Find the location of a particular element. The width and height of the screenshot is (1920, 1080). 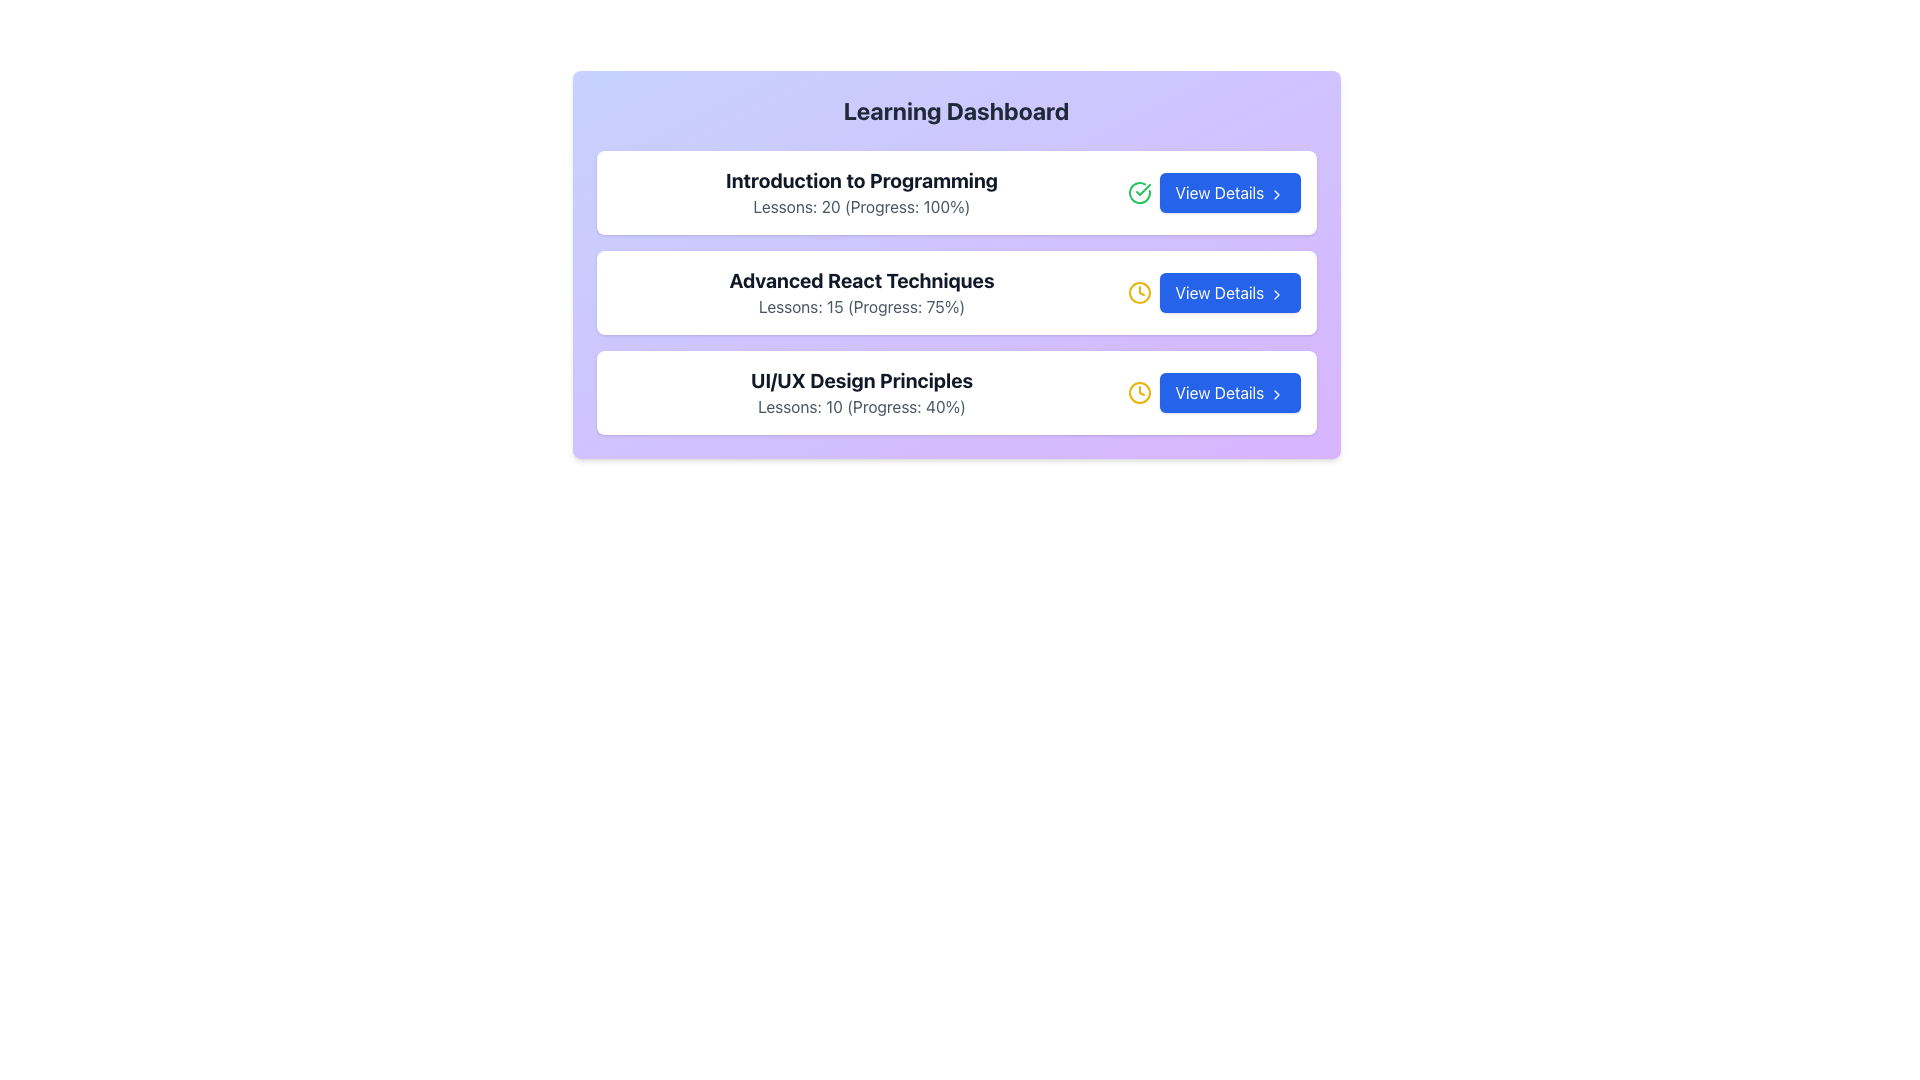

Text Label that provides information about the number of lessons and progress percentage for the course module, located directly below 'Advanced React Techniques' is located at coordinates (862, 307).